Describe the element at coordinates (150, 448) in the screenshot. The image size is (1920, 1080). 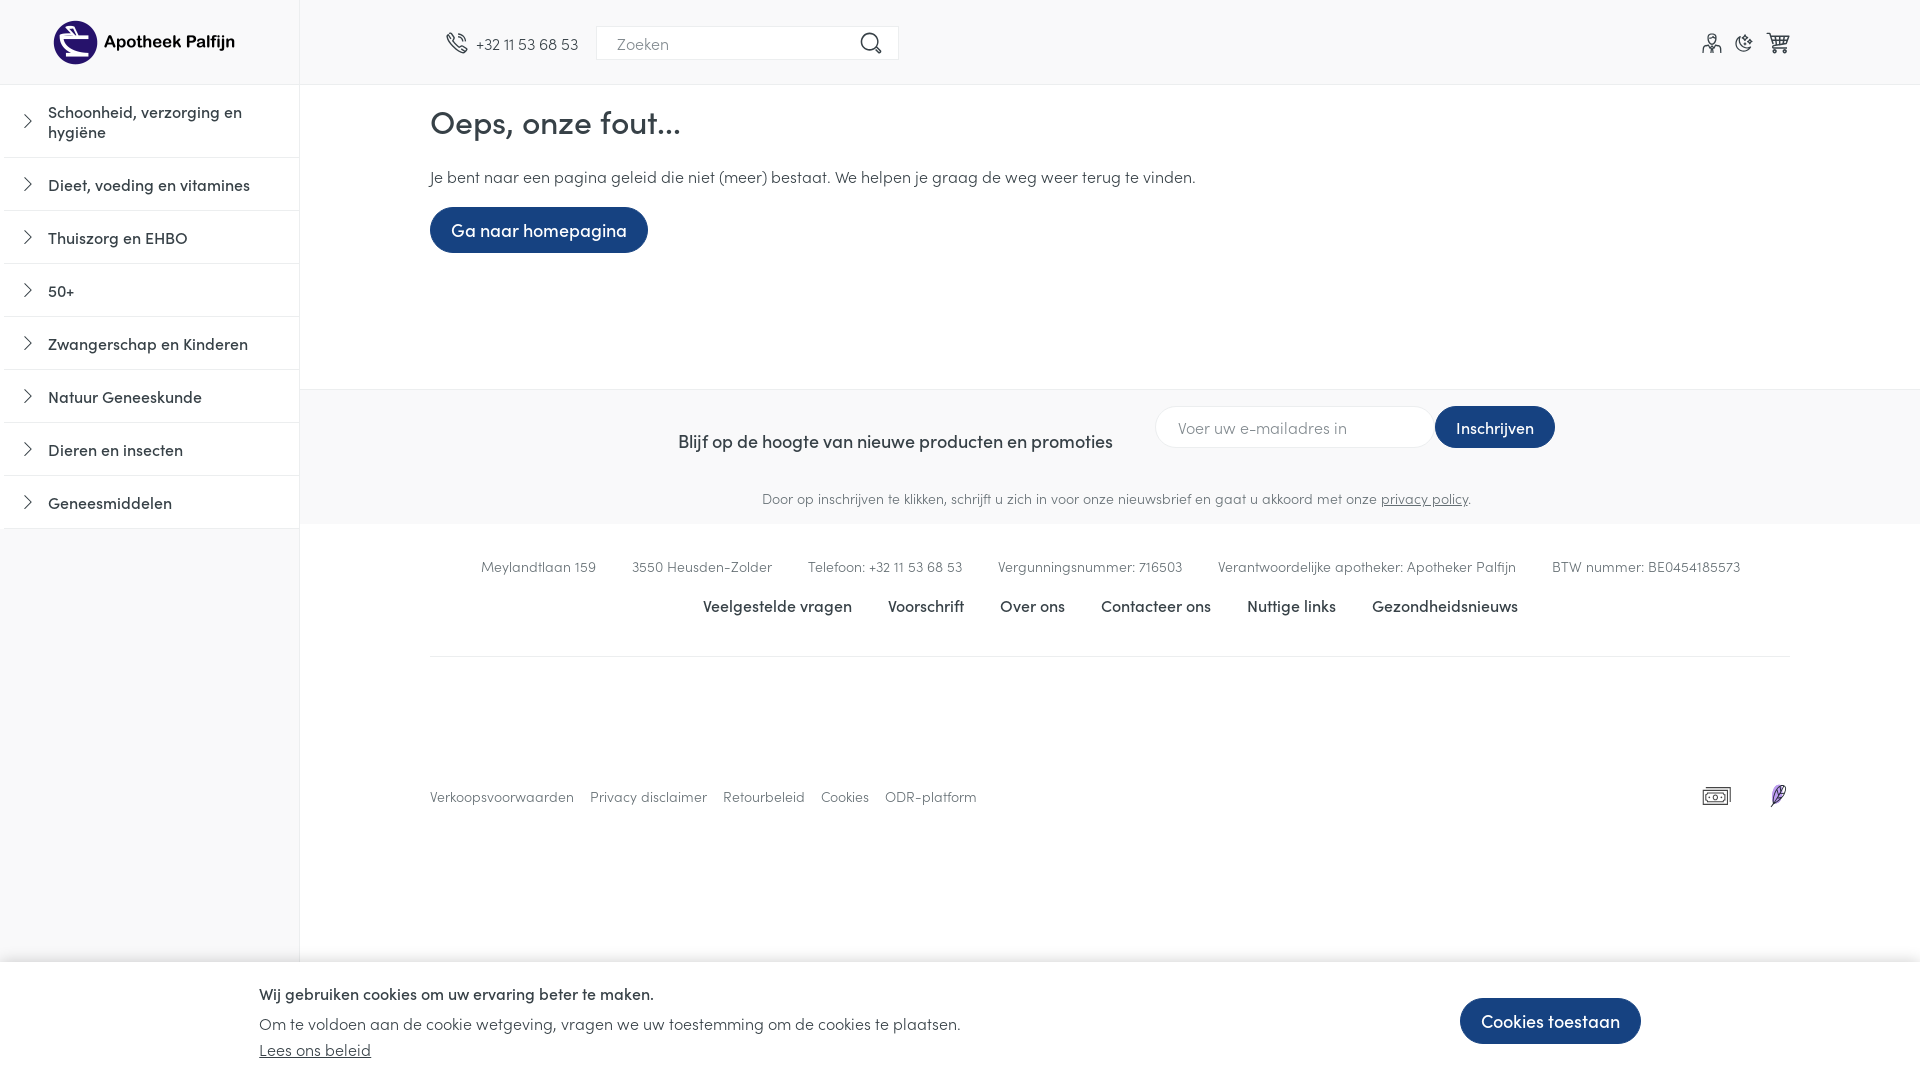
I see `'Dieren en insecten'` at that location.